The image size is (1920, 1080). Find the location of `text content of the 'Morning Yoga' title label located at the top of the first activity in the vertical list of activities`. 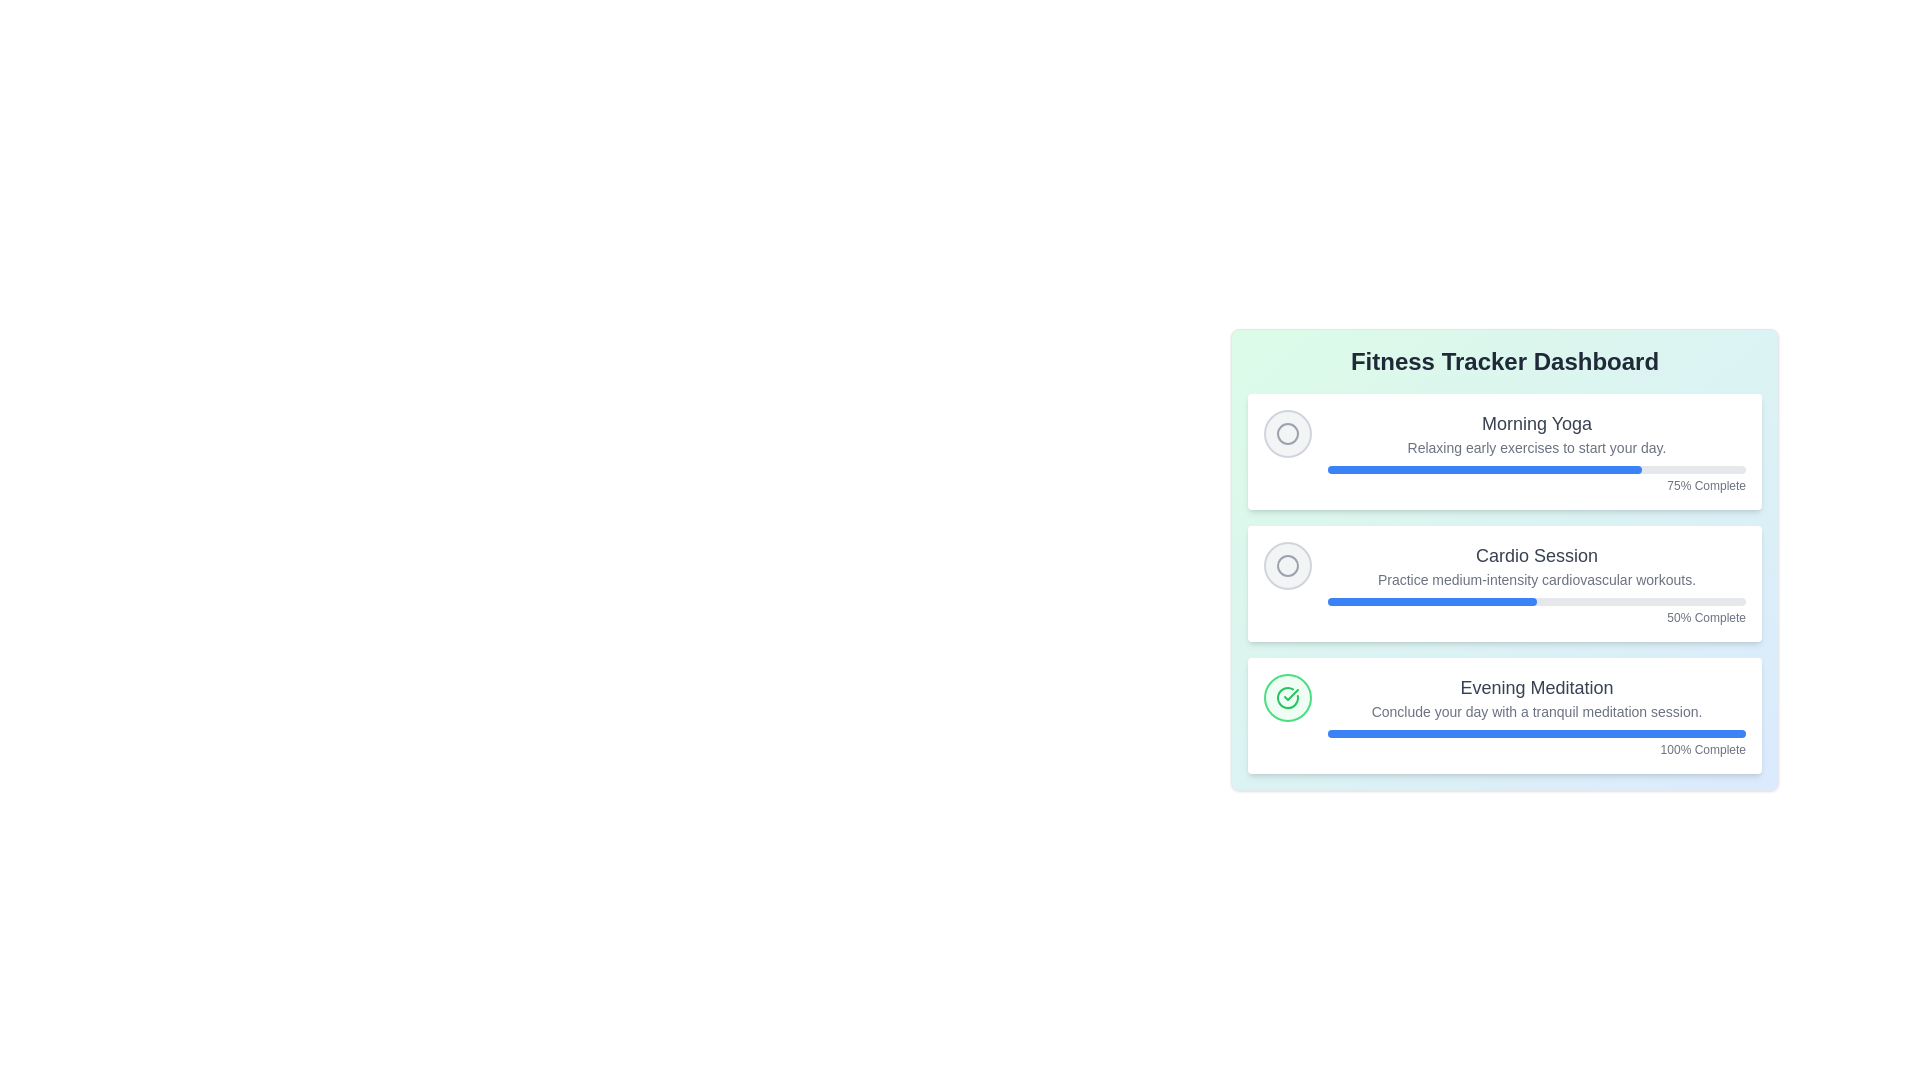

text content of the 'Morning Yoga' title label located at the top of the first activity in the vertical list of activities is located at coordinates (1535, 423).